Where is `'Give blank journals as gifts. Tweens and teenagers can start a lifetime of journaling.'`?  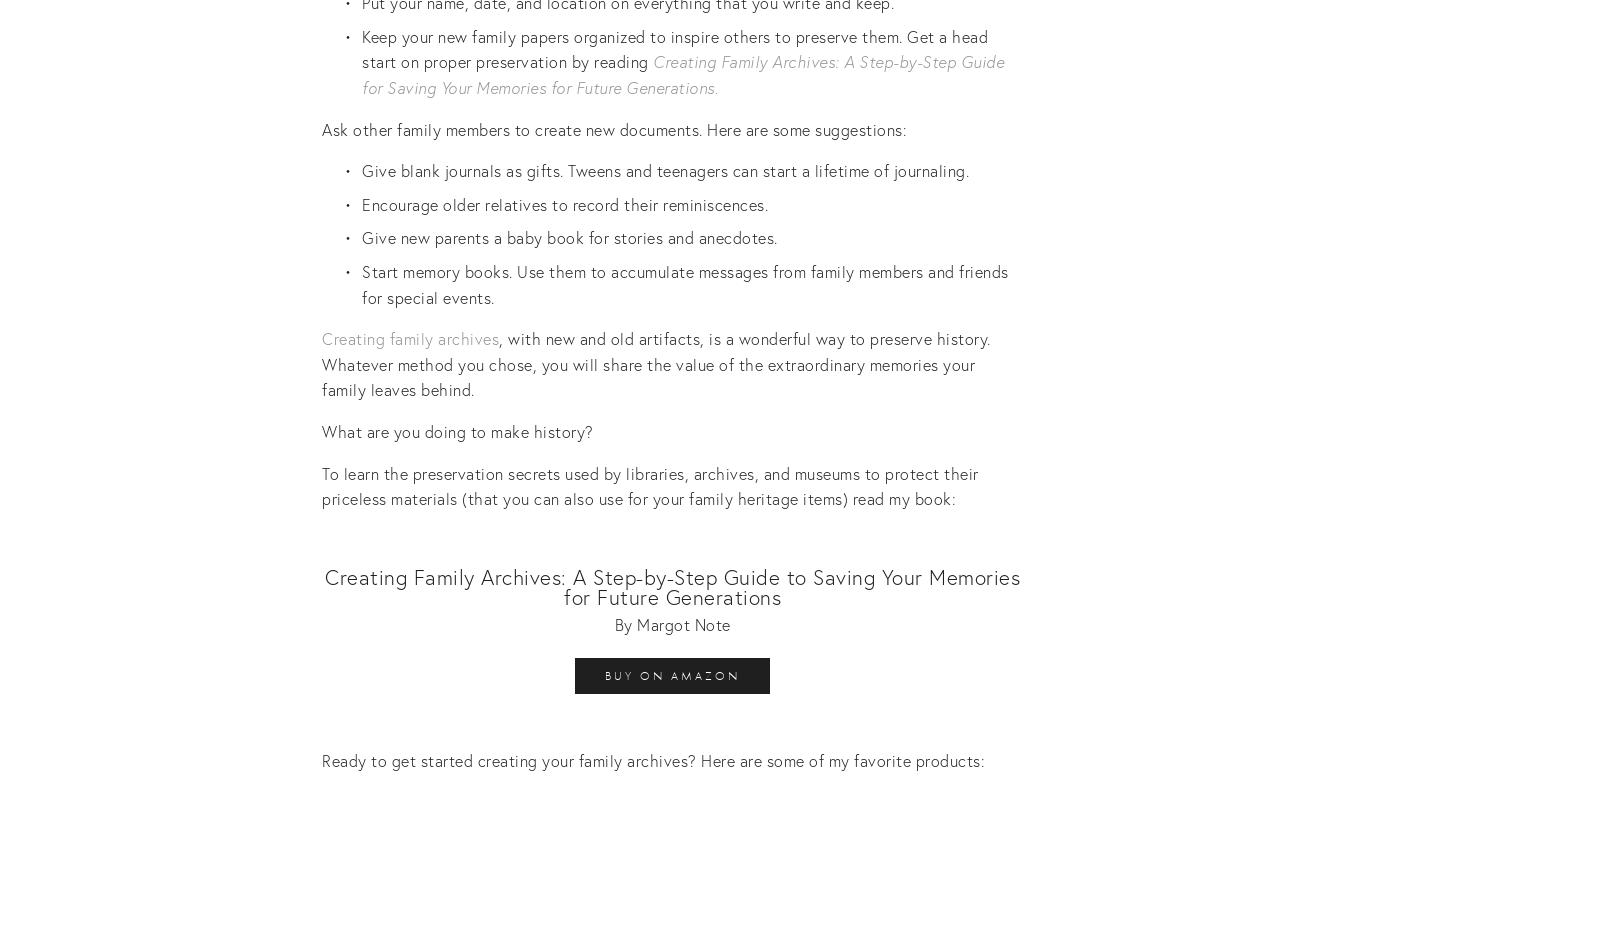 'Give blank journals as gifts. Tweens and teenagers can start a lifetime of journaling.' is located at coordinates (362, 170).